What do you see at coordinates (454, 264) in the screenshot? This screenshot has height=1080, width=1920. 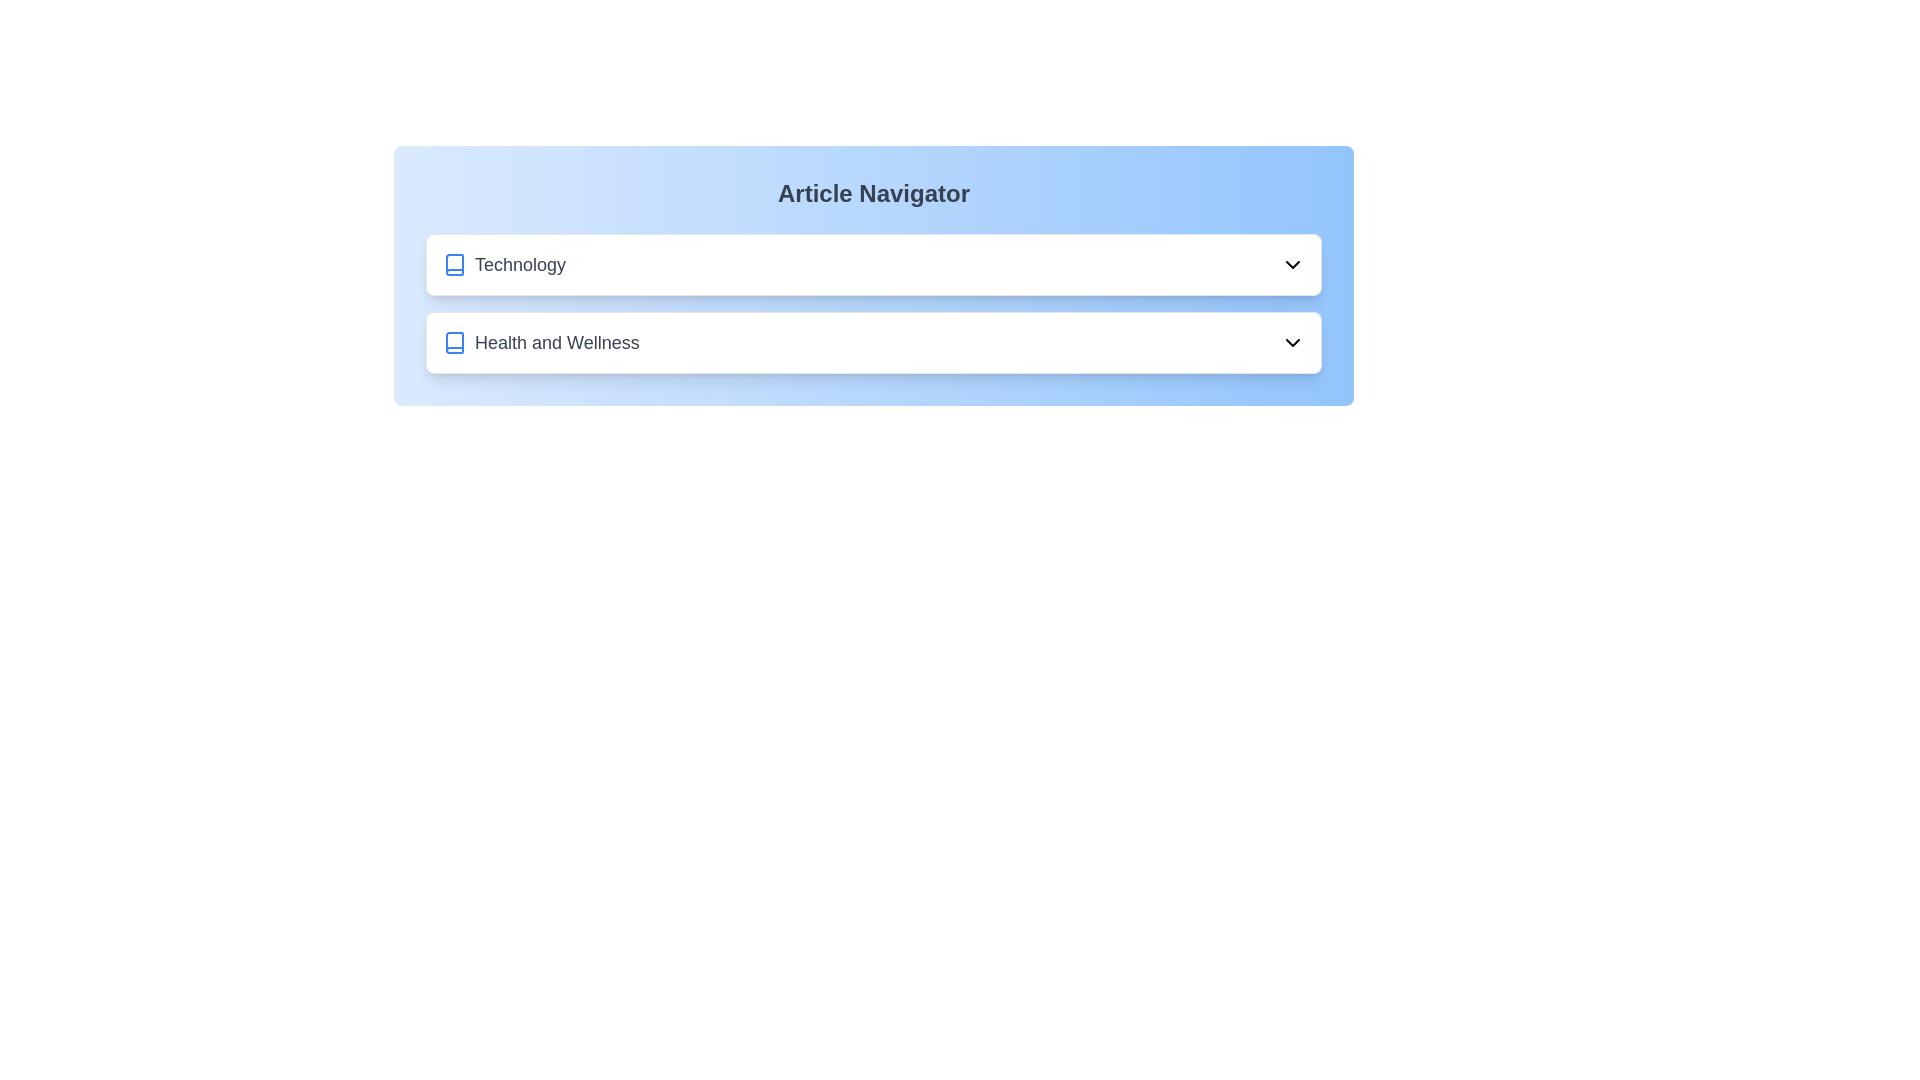 I see `the blue book icon that is positioned to the left of the 'Technology' label, as part of its context` at bounding box center [454, 264].